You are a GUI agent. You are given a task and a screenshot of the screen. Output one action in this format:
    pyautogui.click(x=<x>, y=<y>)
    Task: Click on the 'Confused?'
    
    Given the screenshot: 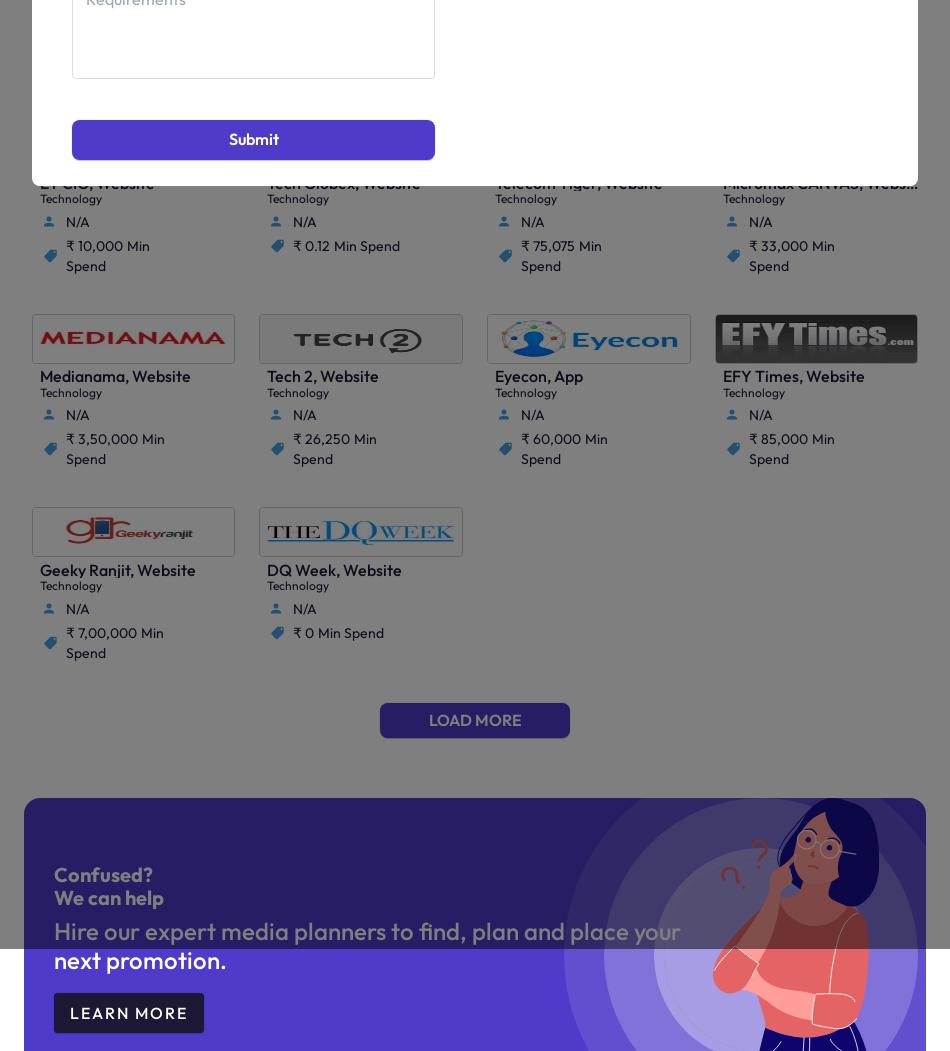 What is the action you would take?
    pyautogui.click(x=102, y=872)
    